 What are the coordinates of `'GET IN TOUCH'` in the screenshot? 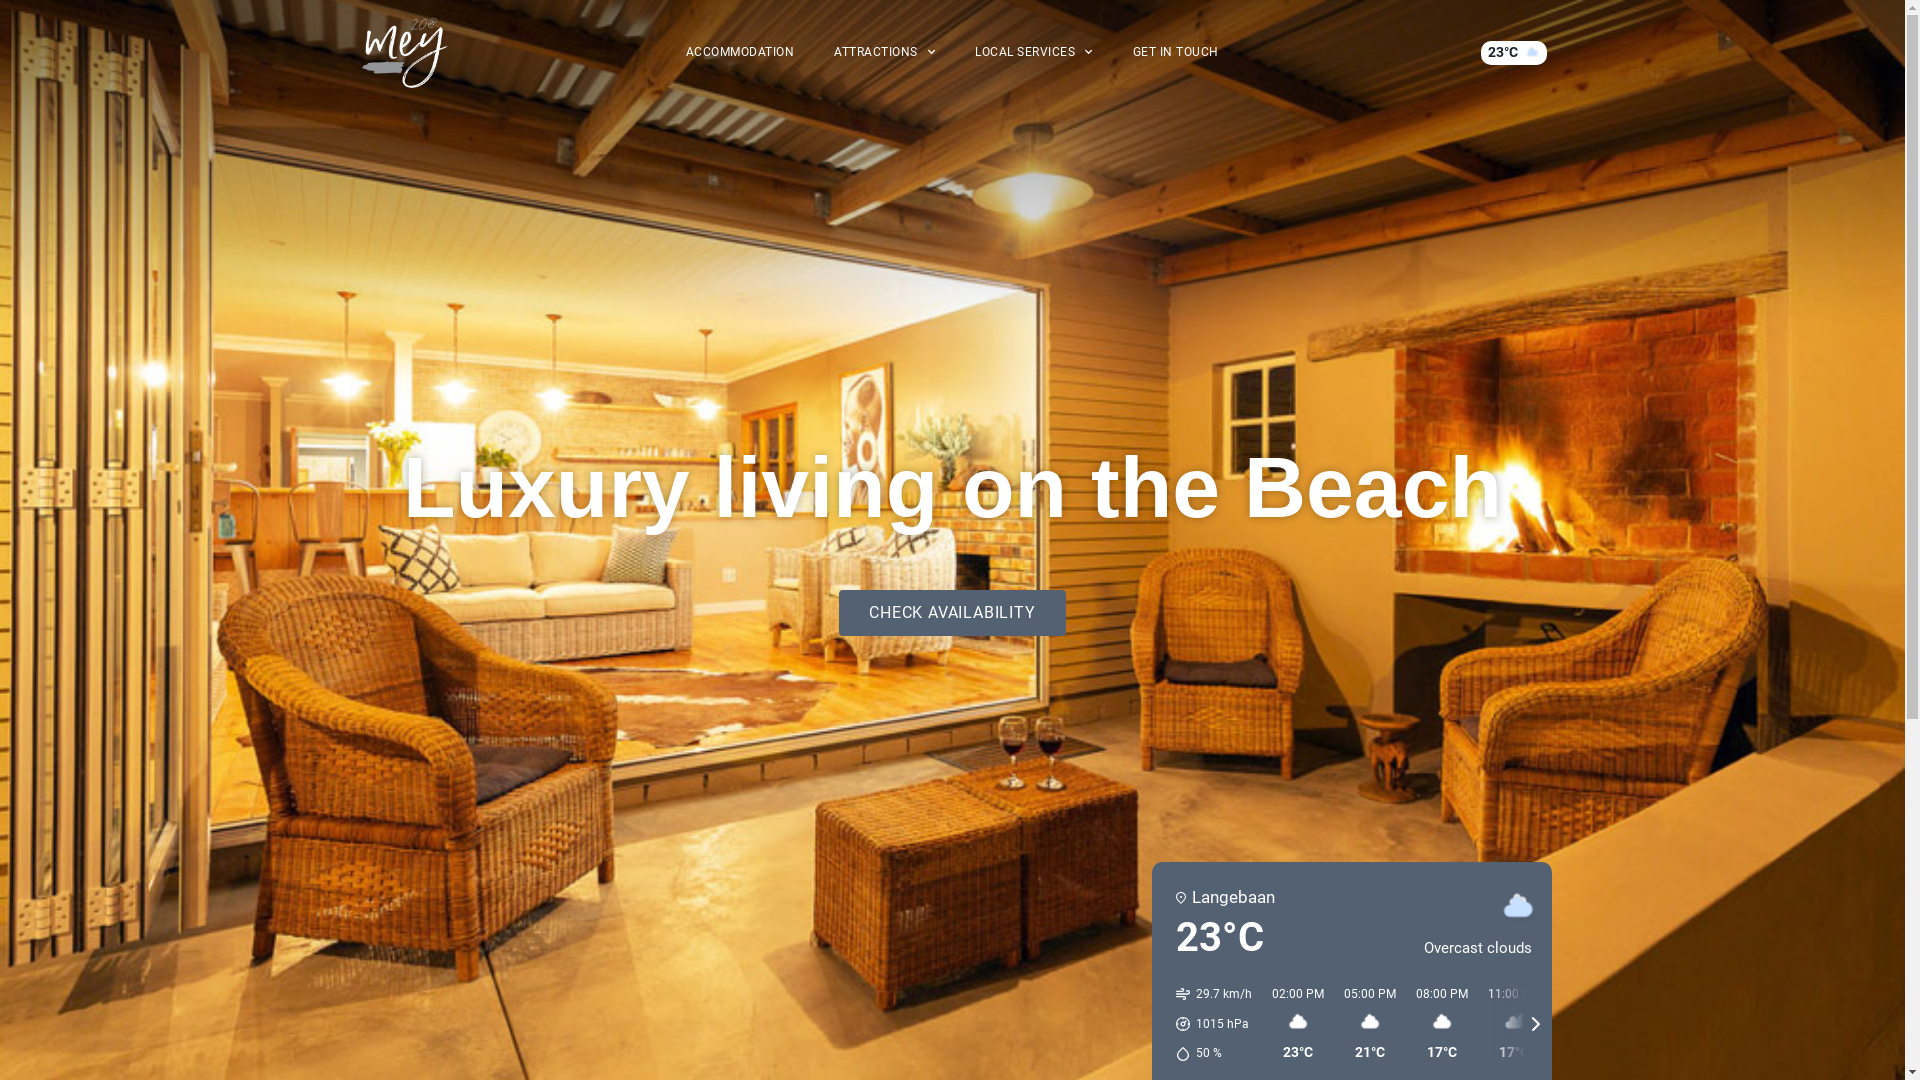 It's located at (1176, 50).